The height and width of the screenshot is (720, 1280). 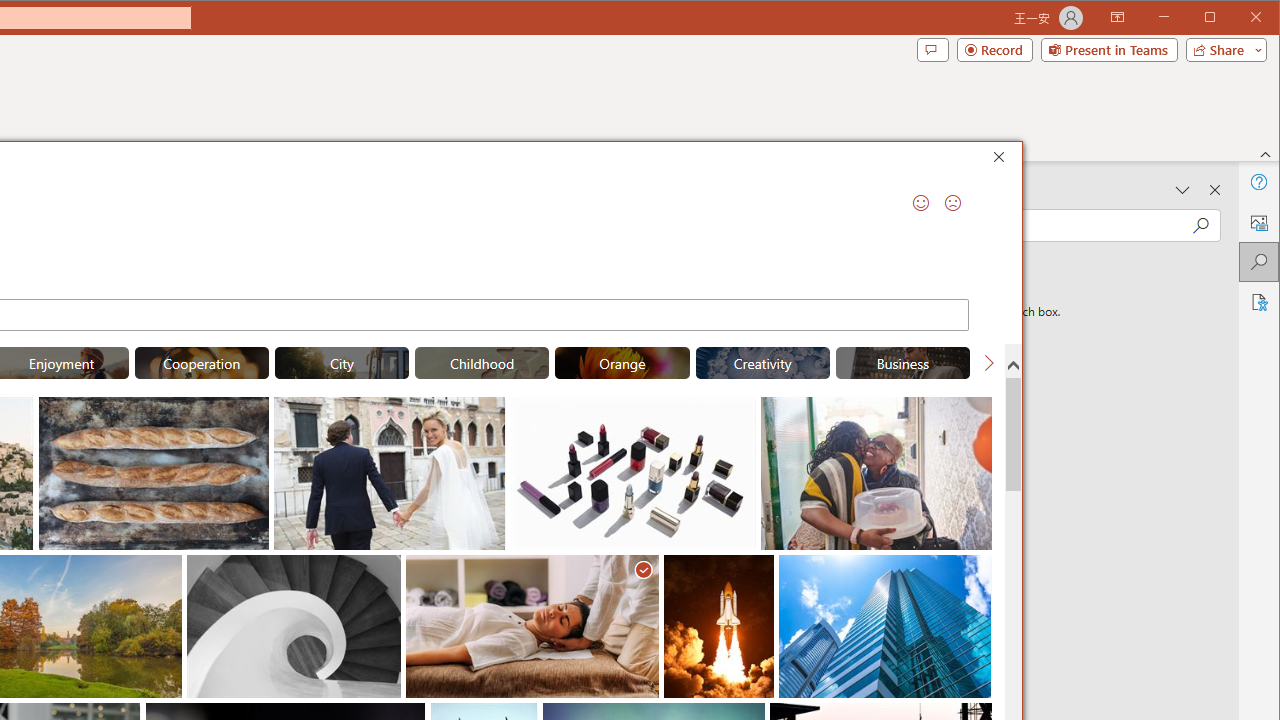 What do you see at coordinates (951, 203) in the screenshot?
I see `'Send a Frown'` at bounding box center [951, 203].